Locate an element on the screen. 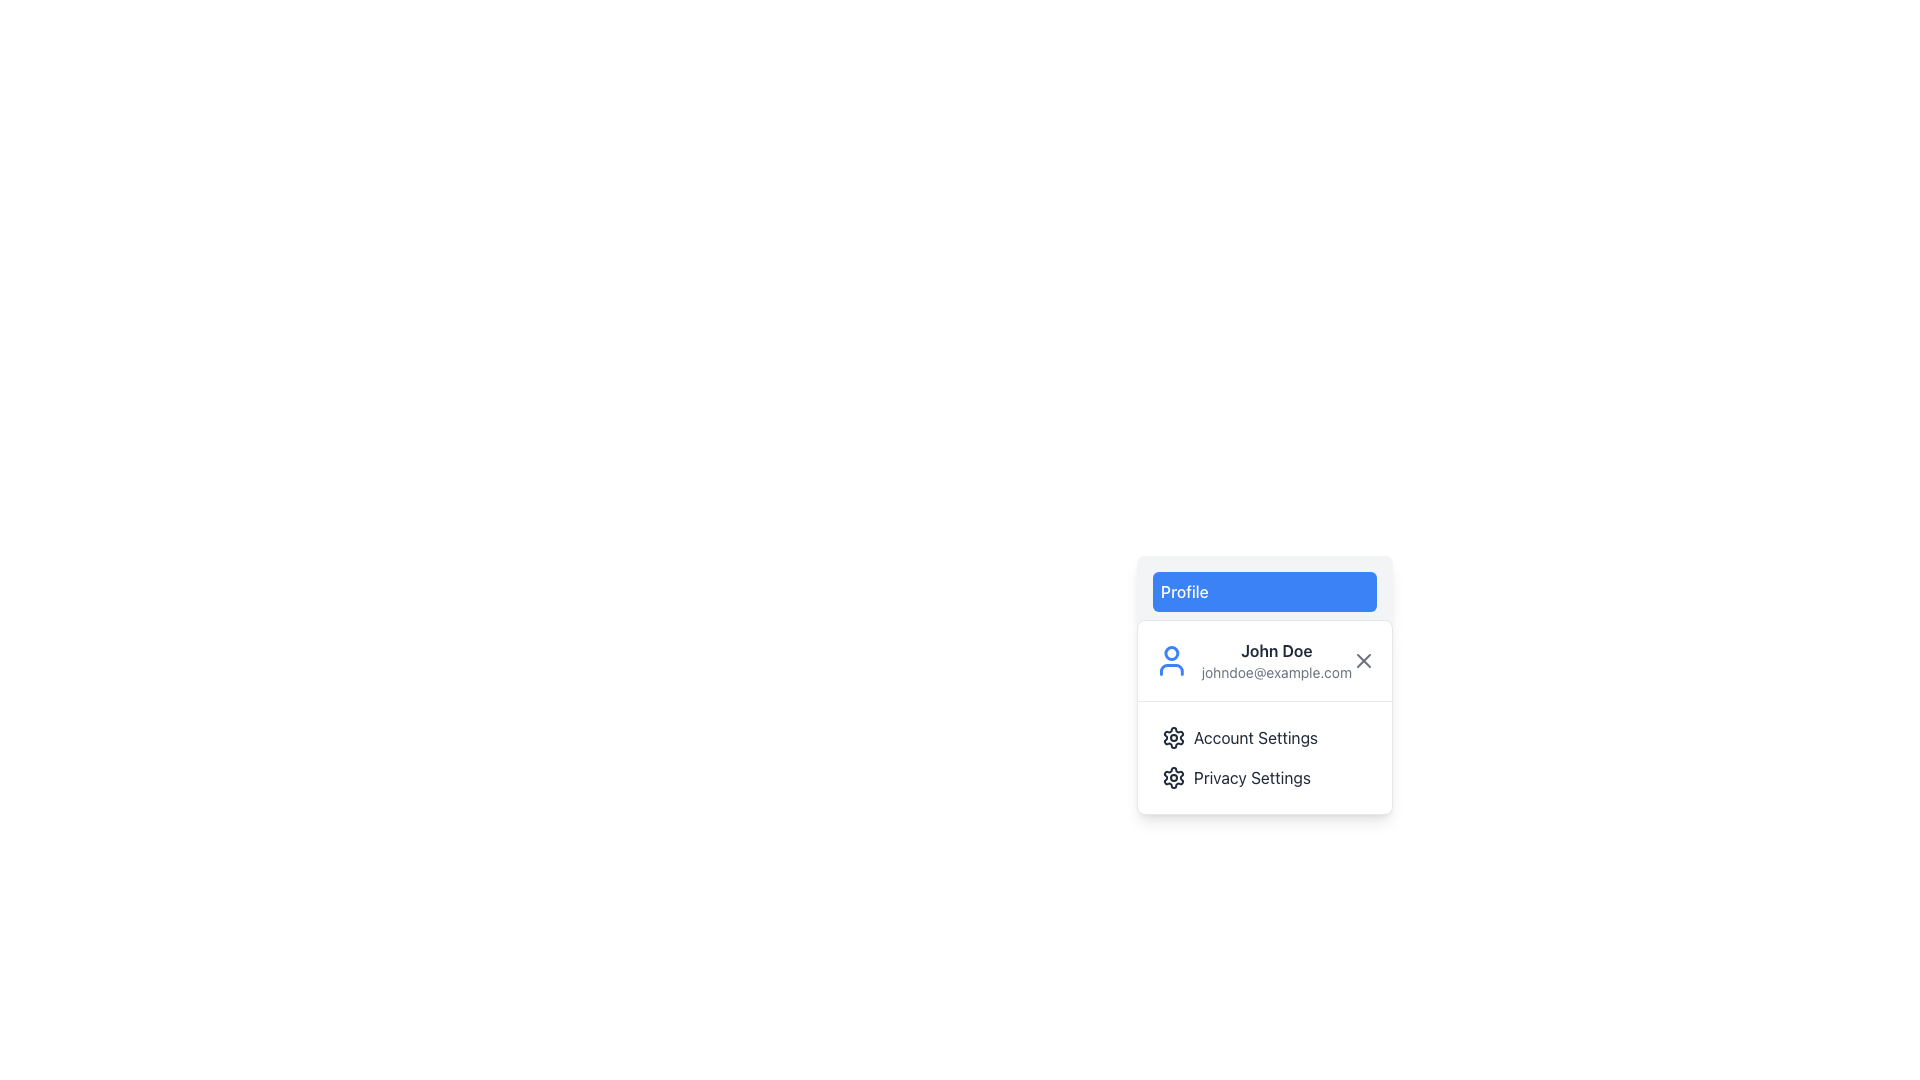 This screenshot has width=1920, height=1080. the 'Account Settings' button, which is the first menu item in the dropdown is located at coordinates (1264, 737).